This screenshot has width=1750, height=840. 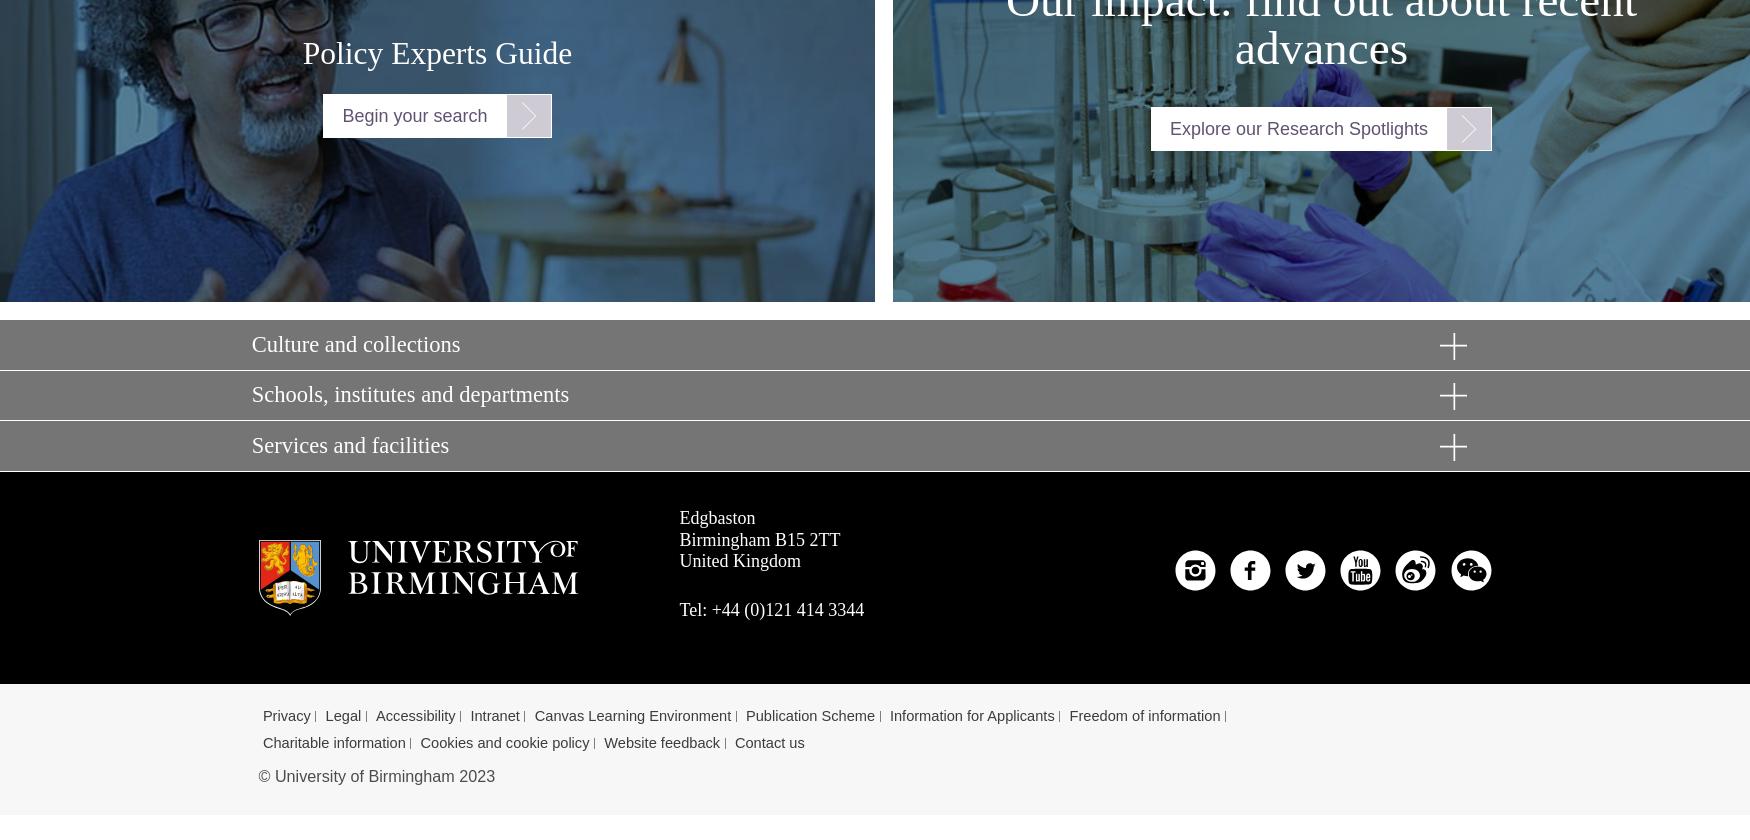 I want to click on 'Accessibility', so click(x=414, y=716).